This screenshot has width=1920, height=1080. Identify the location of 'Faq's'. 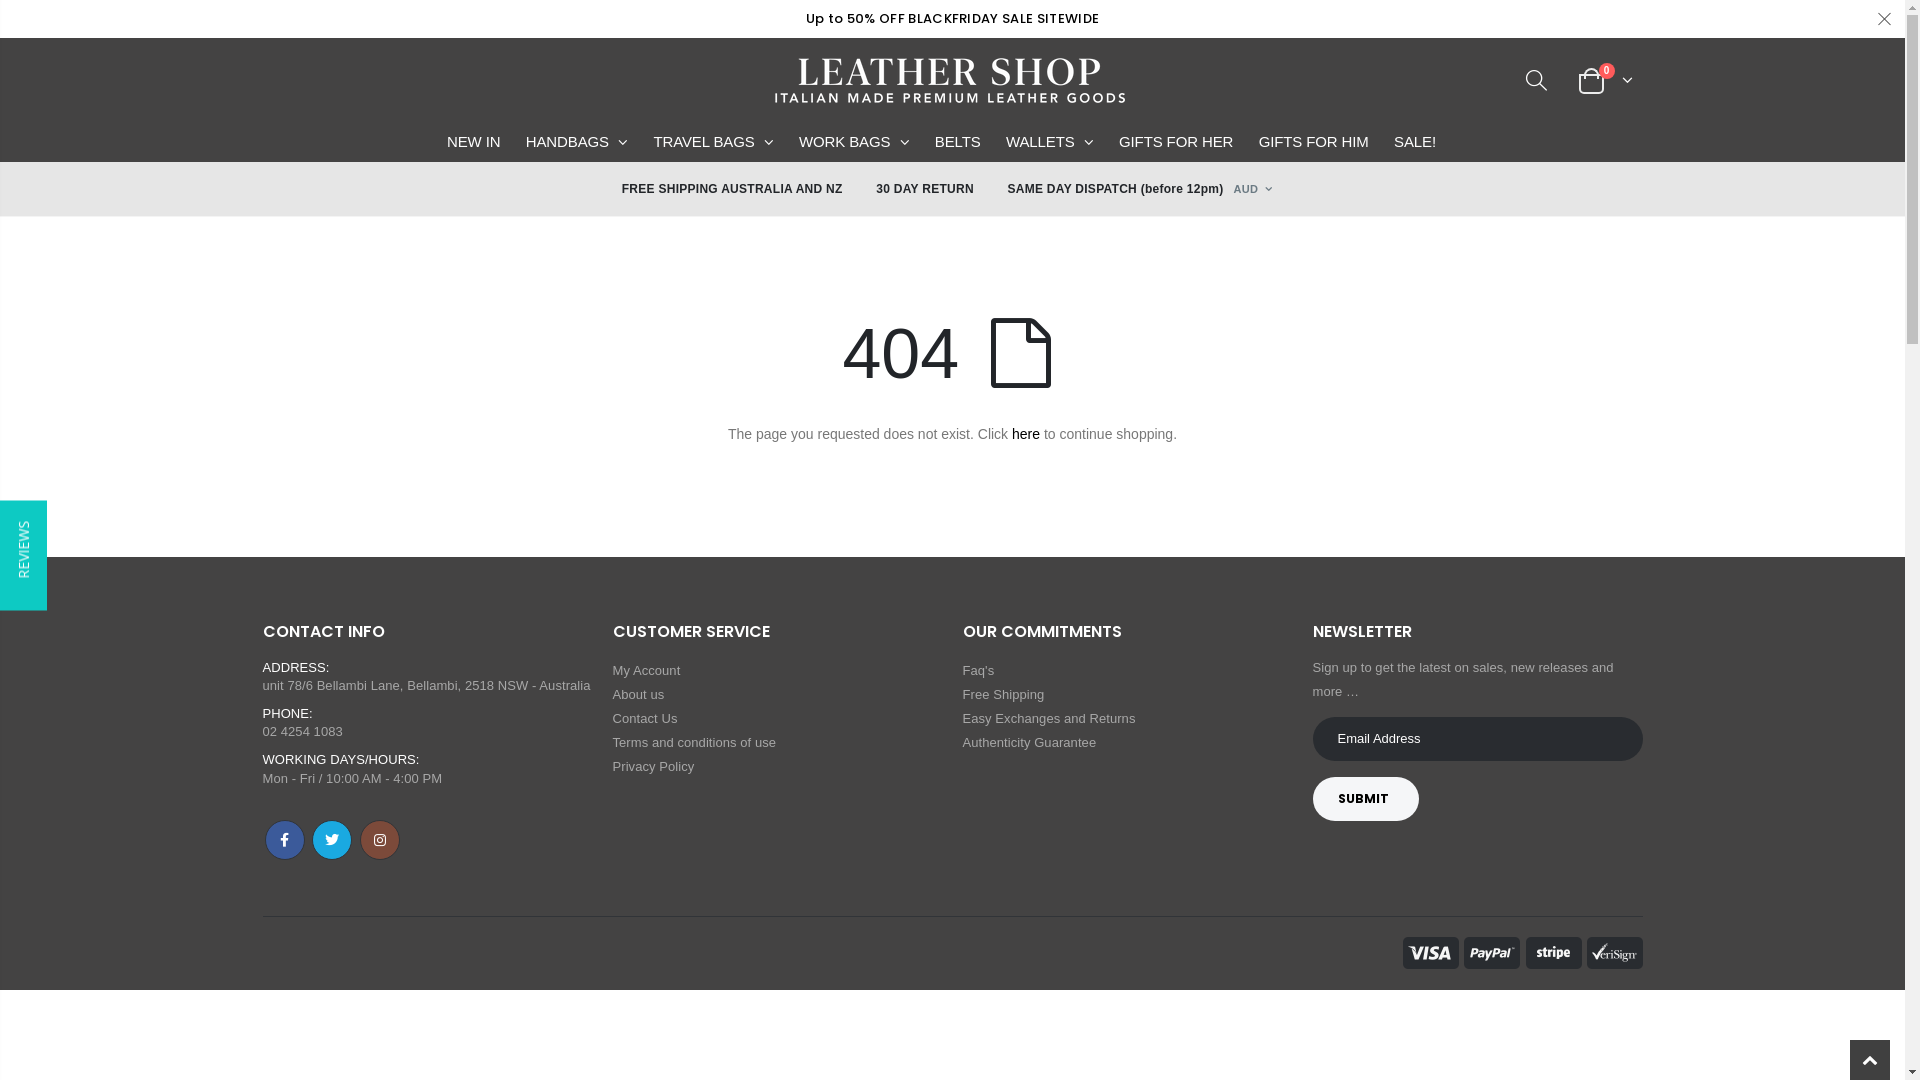
(978, 670).